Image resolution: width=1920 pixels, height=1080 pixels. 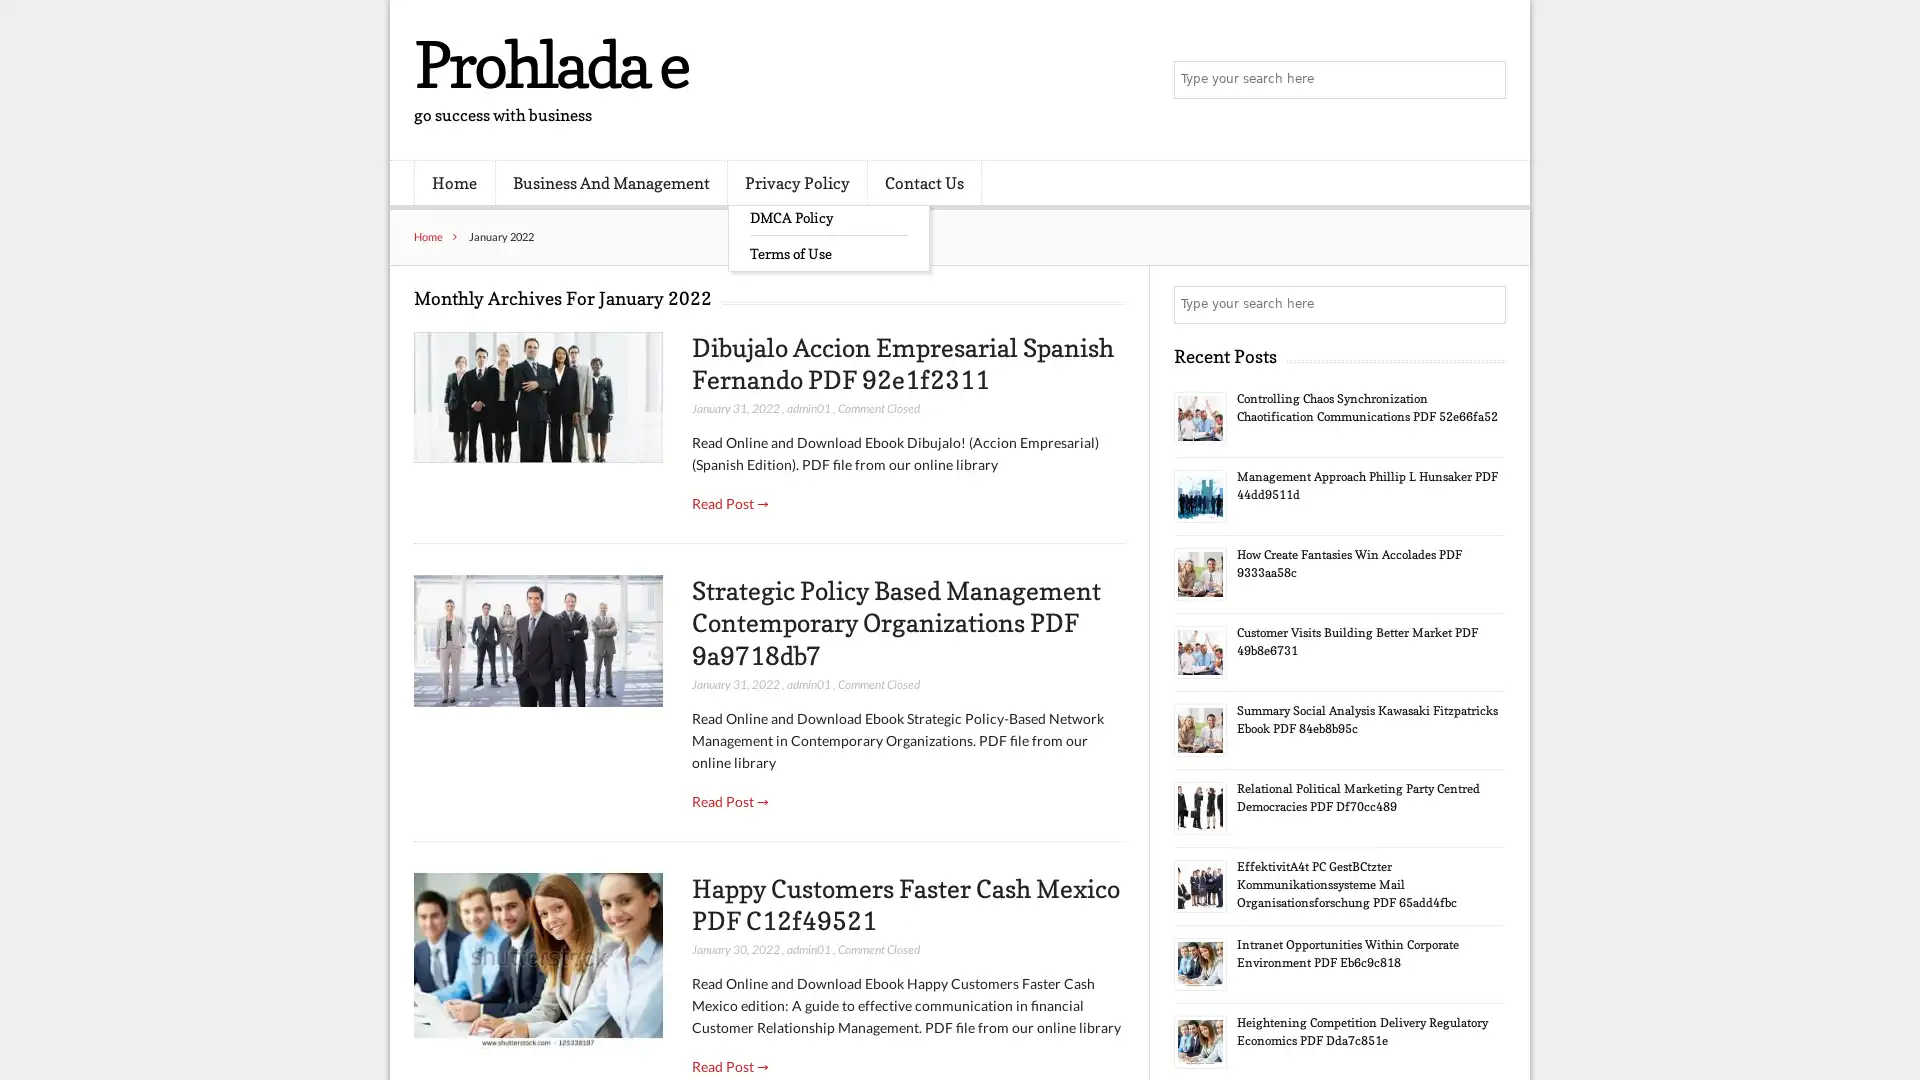 I want to click on Search, so click(x=1485, y=80).